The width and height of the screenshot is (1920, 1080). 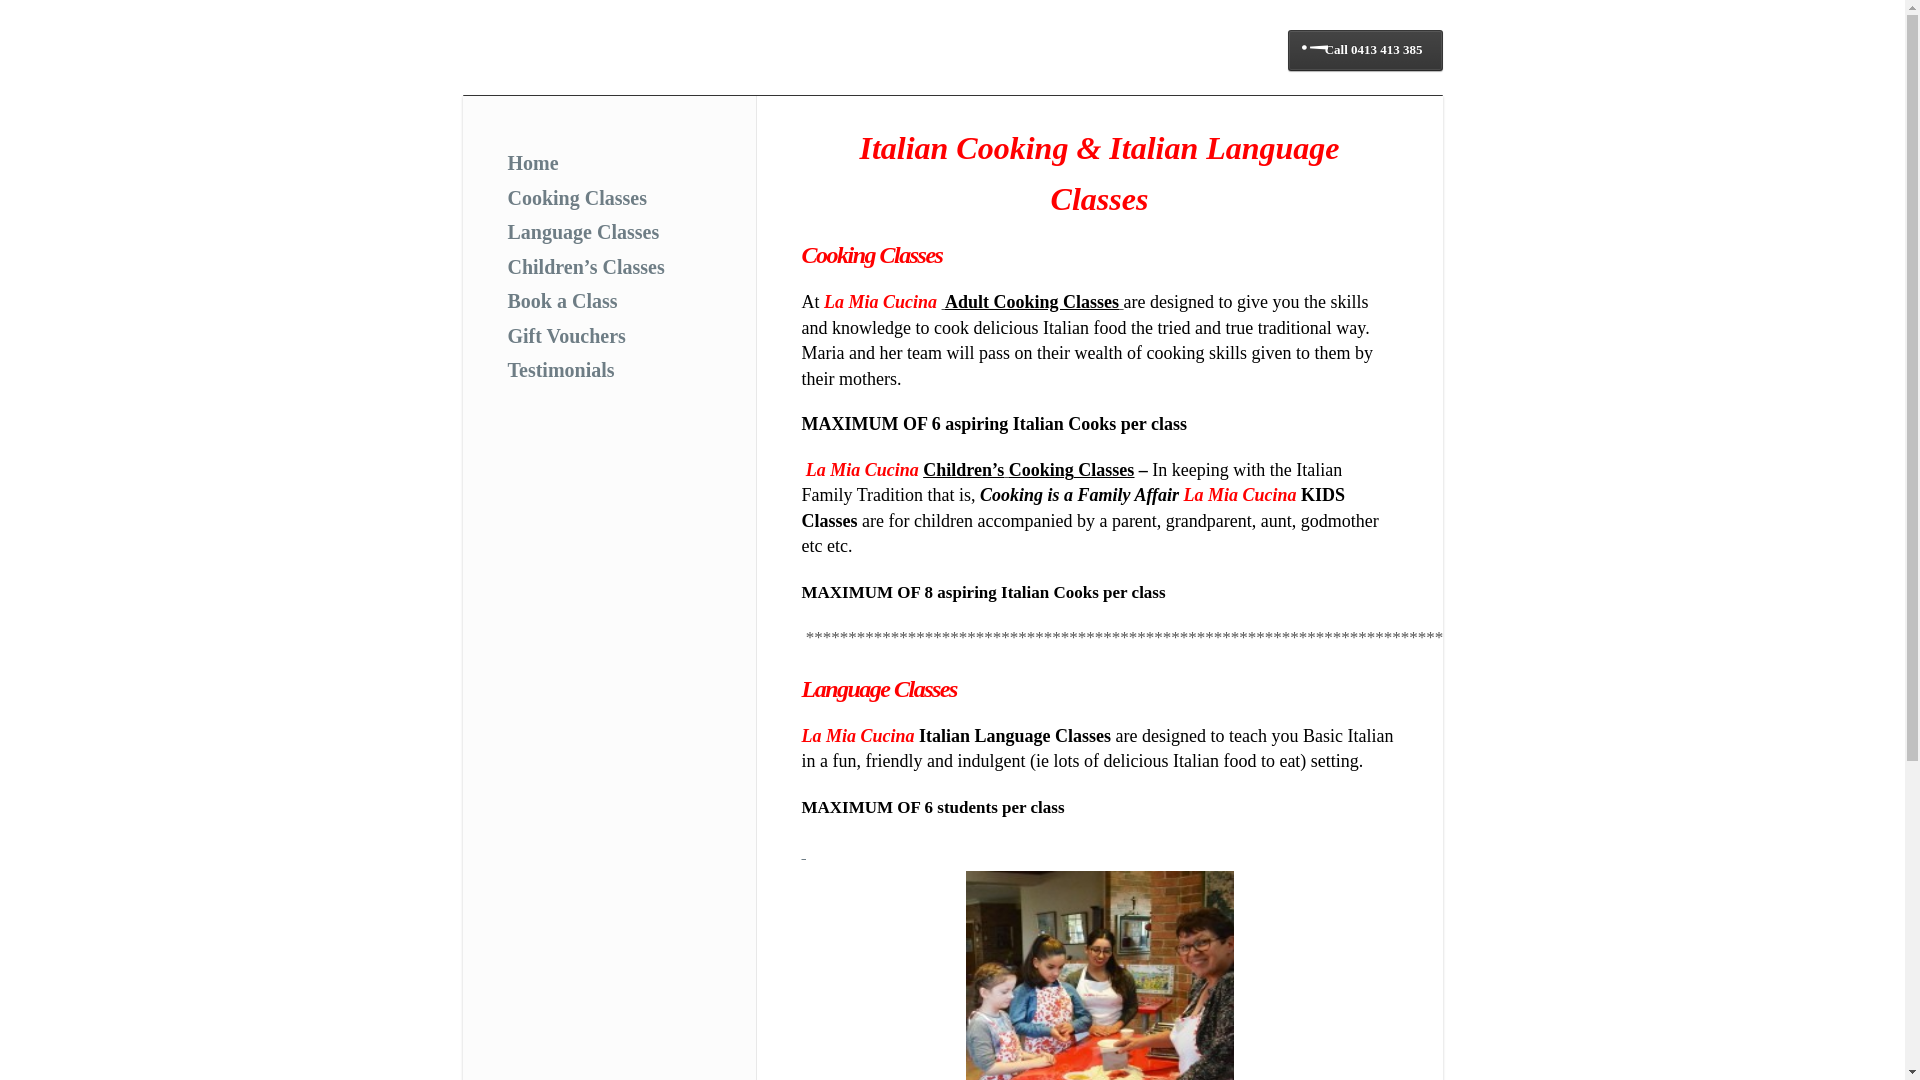 I want to click on 'Book a Class', so click(x=561, y=300).